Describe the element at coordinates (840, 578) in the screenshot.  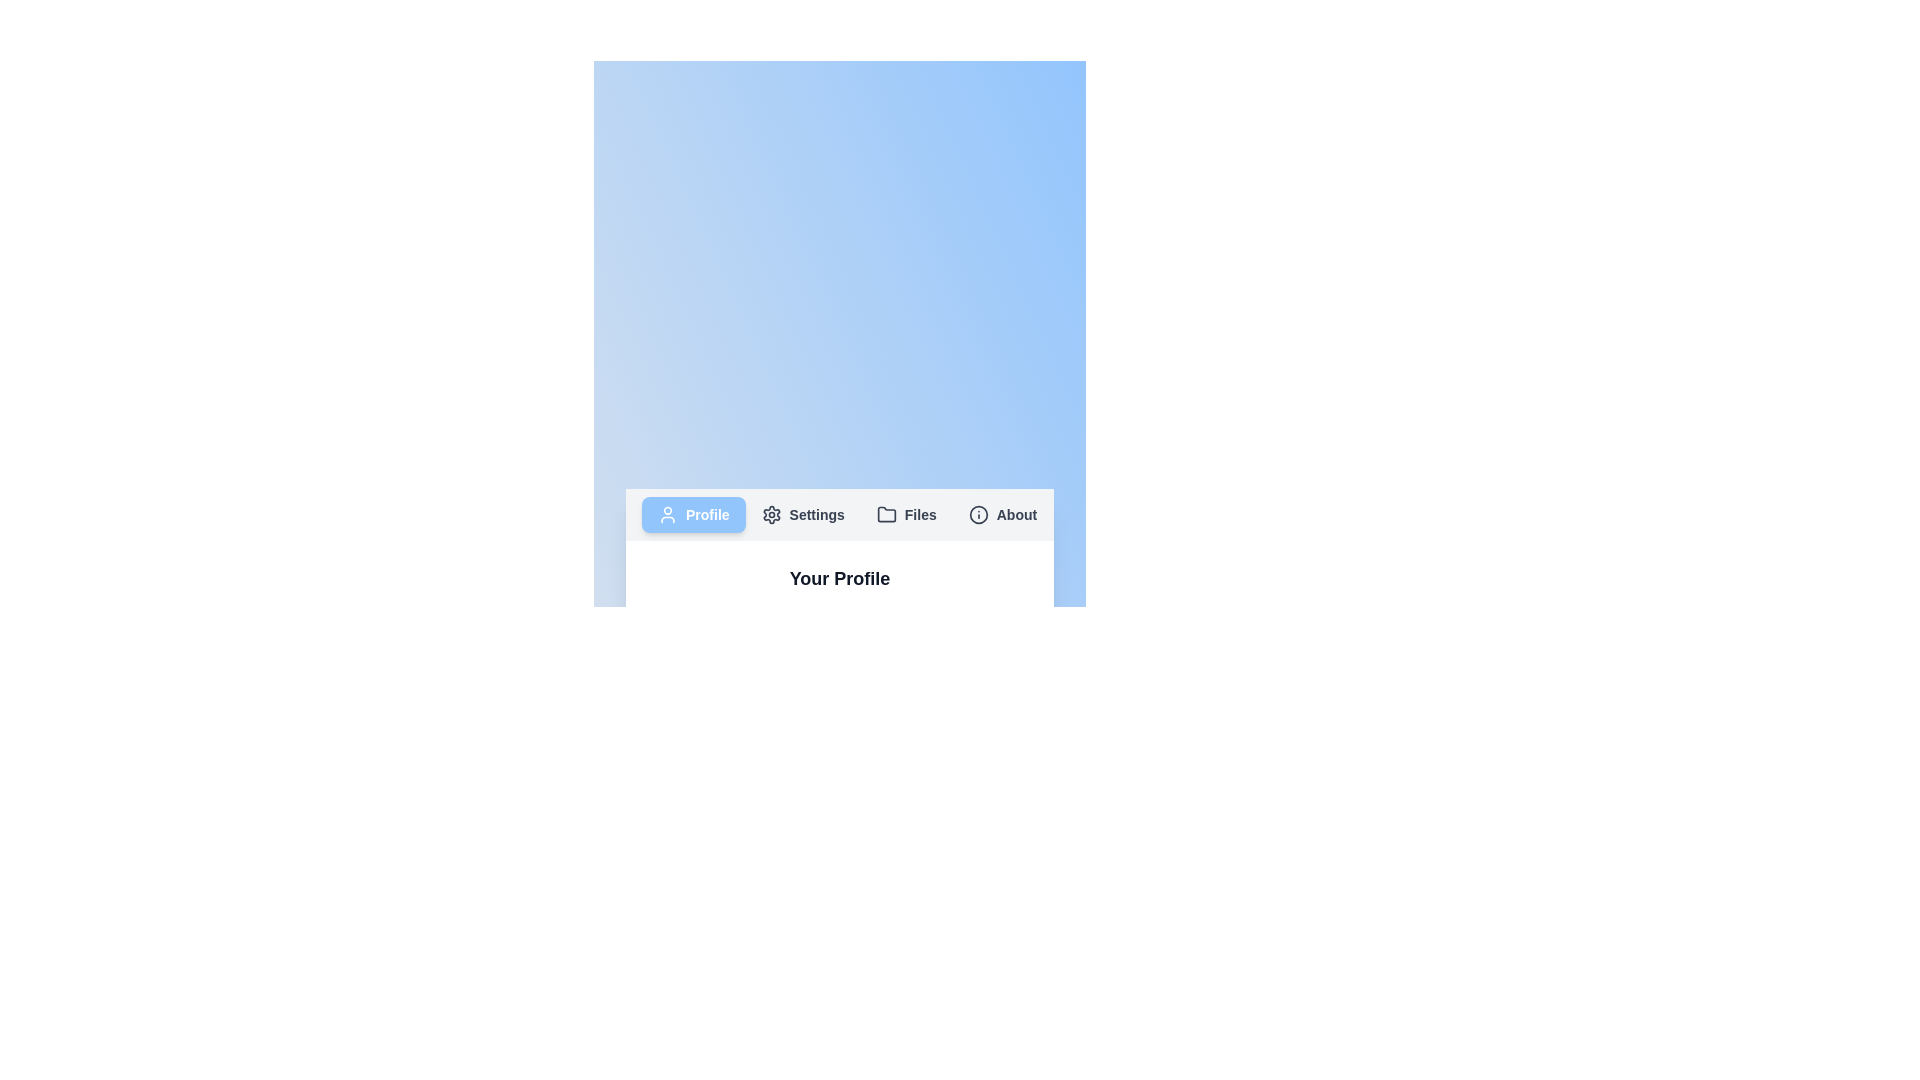
I see `the text label displaying 'Your Profile' in bold, large, black font, located directly below the navigation bar` at that location.